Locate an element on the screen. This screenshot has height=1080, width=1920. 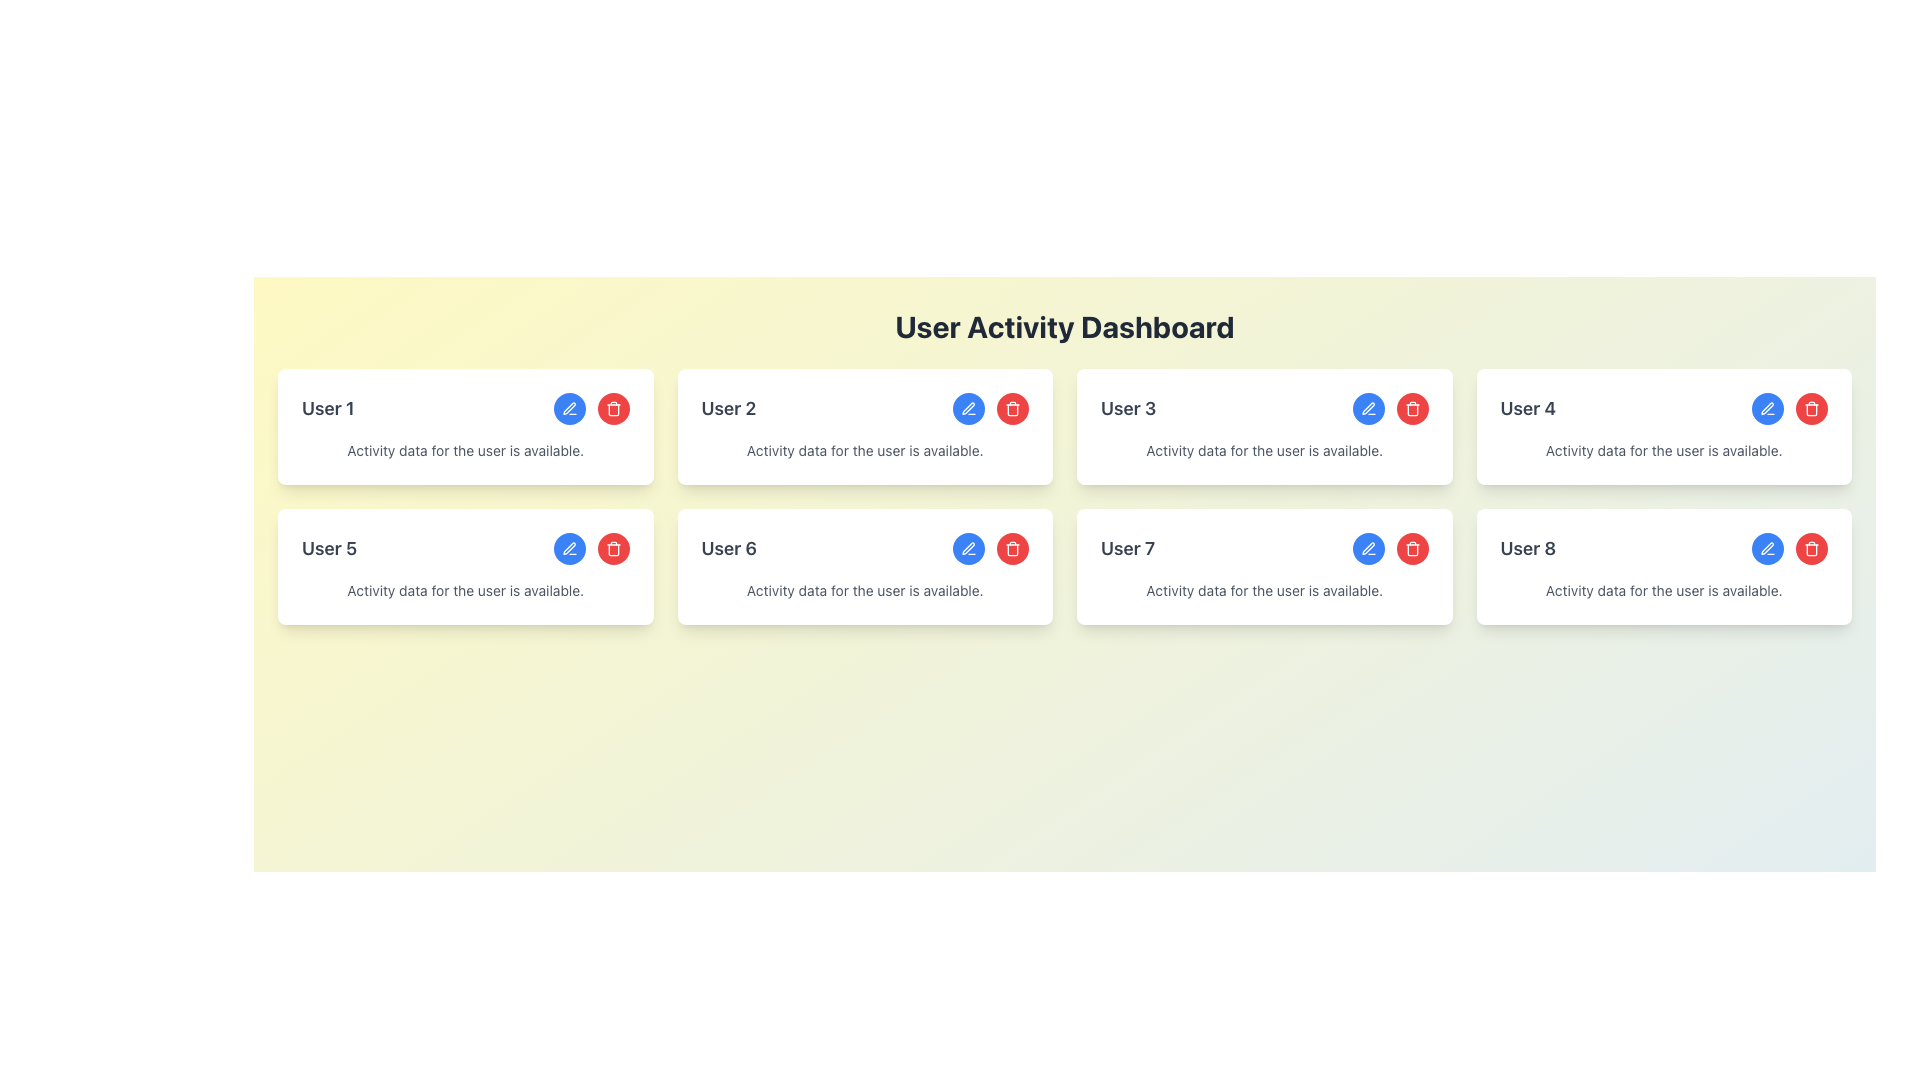
the first button with a pen icon, located to the right of the card labeled 'User 1' in the 'User Activity Dashboard' grid layout is located at coordinates (568, 407).